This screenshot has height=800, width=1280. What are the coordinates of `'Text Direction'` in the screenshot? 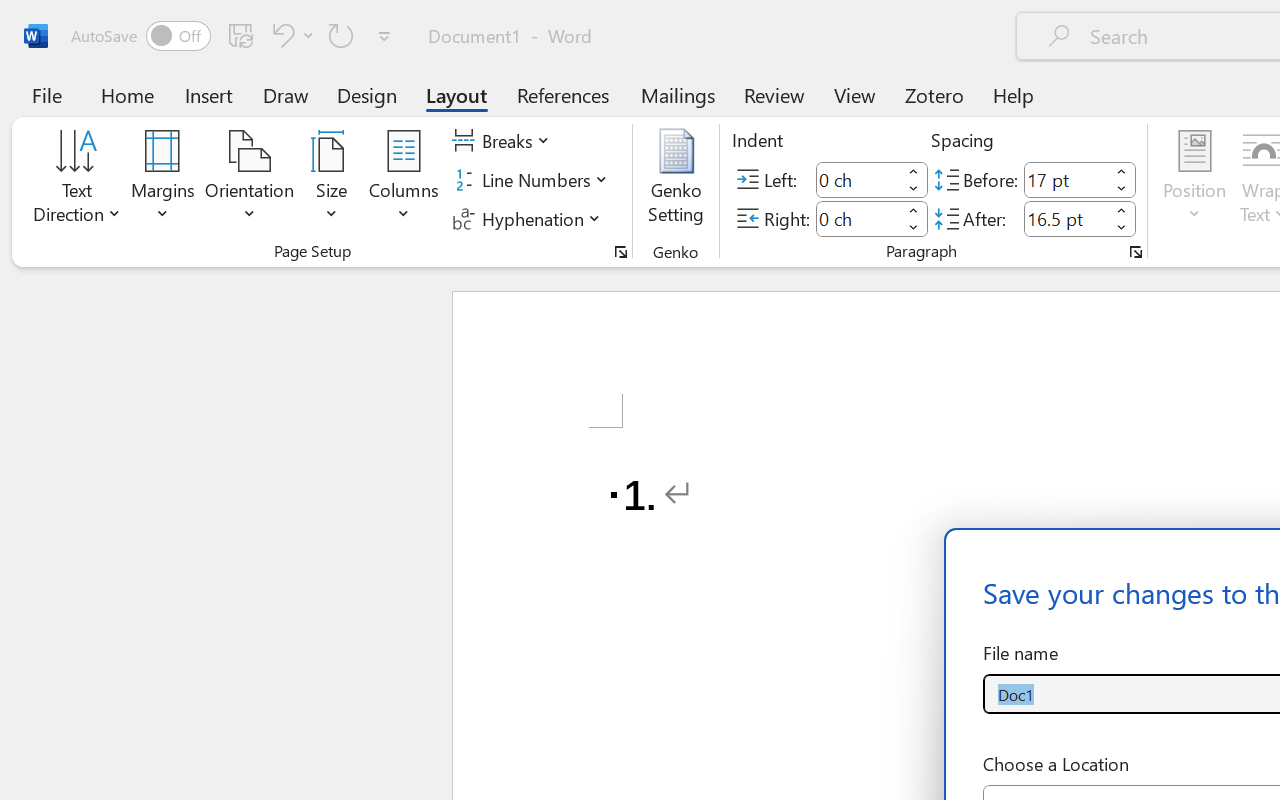 It's located at (77, 179).